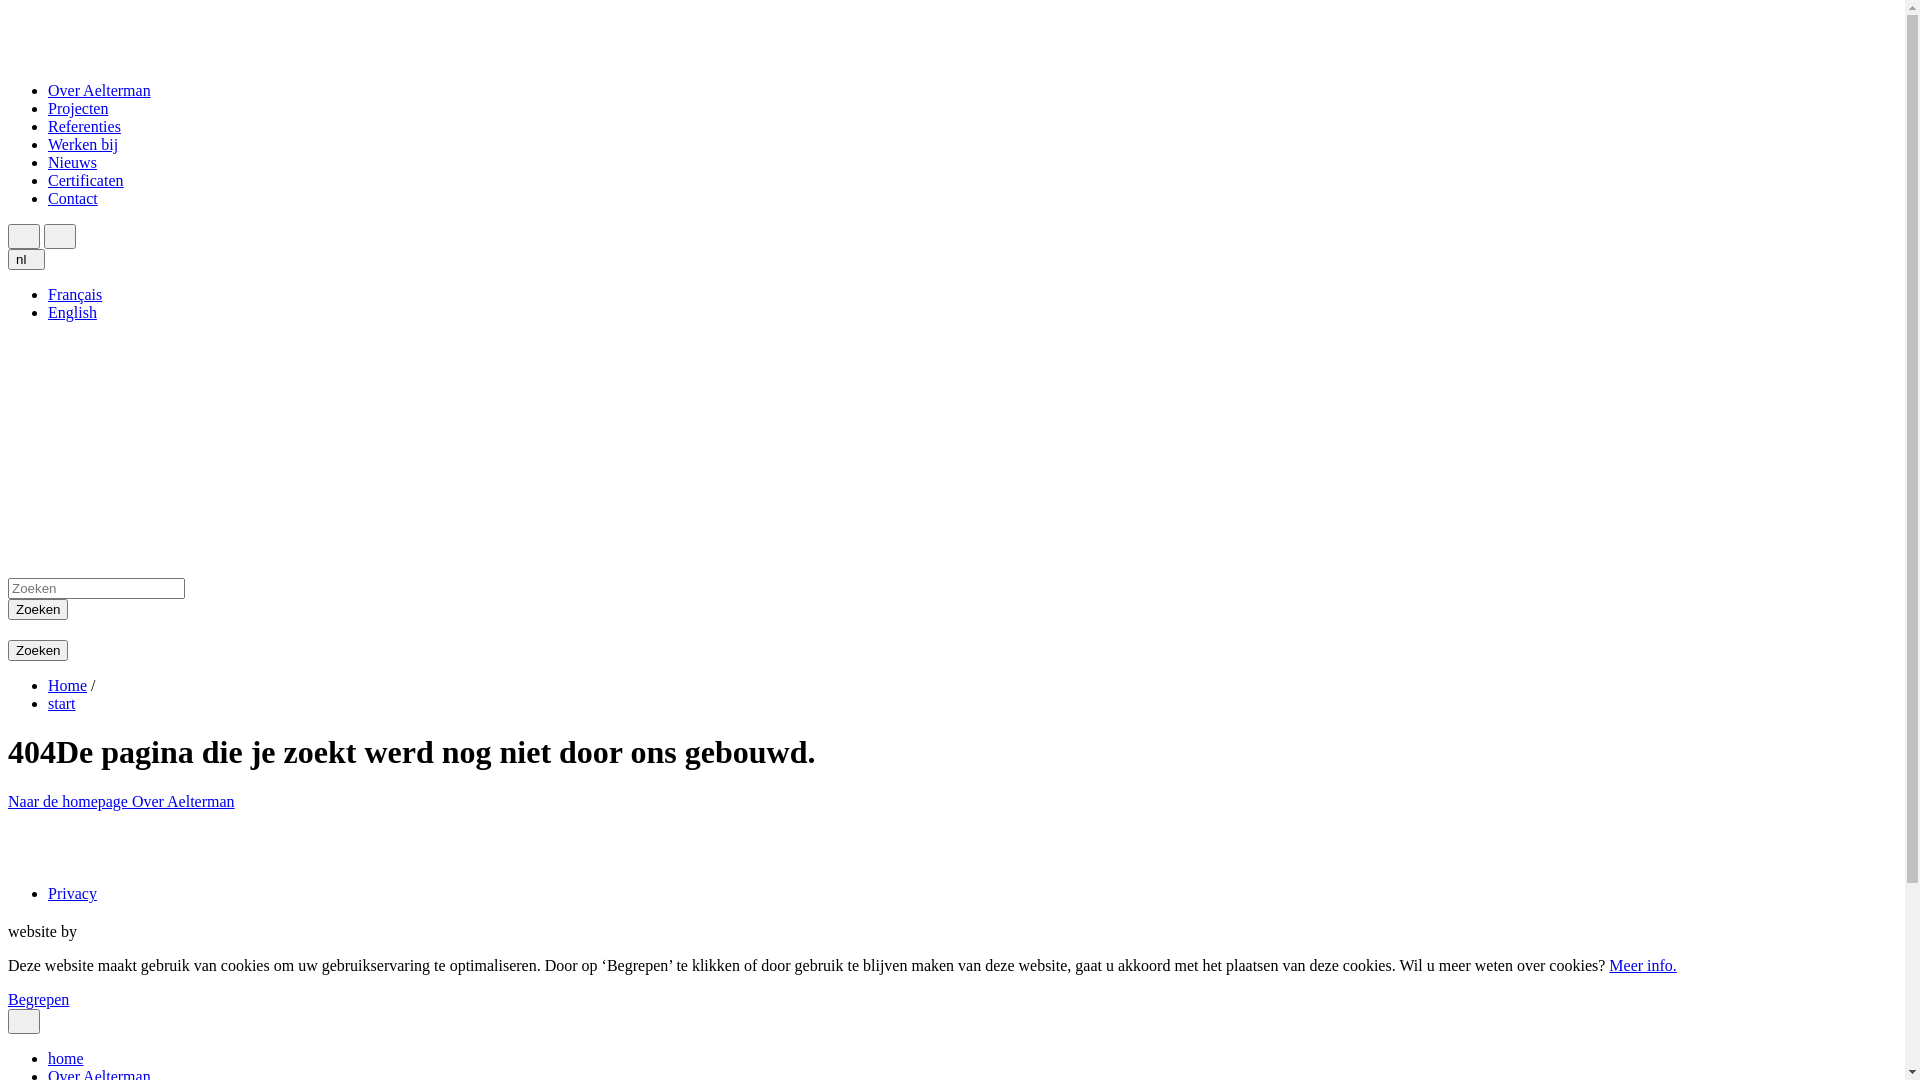 The height and width of the screenshot is (1080, 1920). Describe the element at coordinates (72, 312) in the screenshot. I see `'English'` at that location.